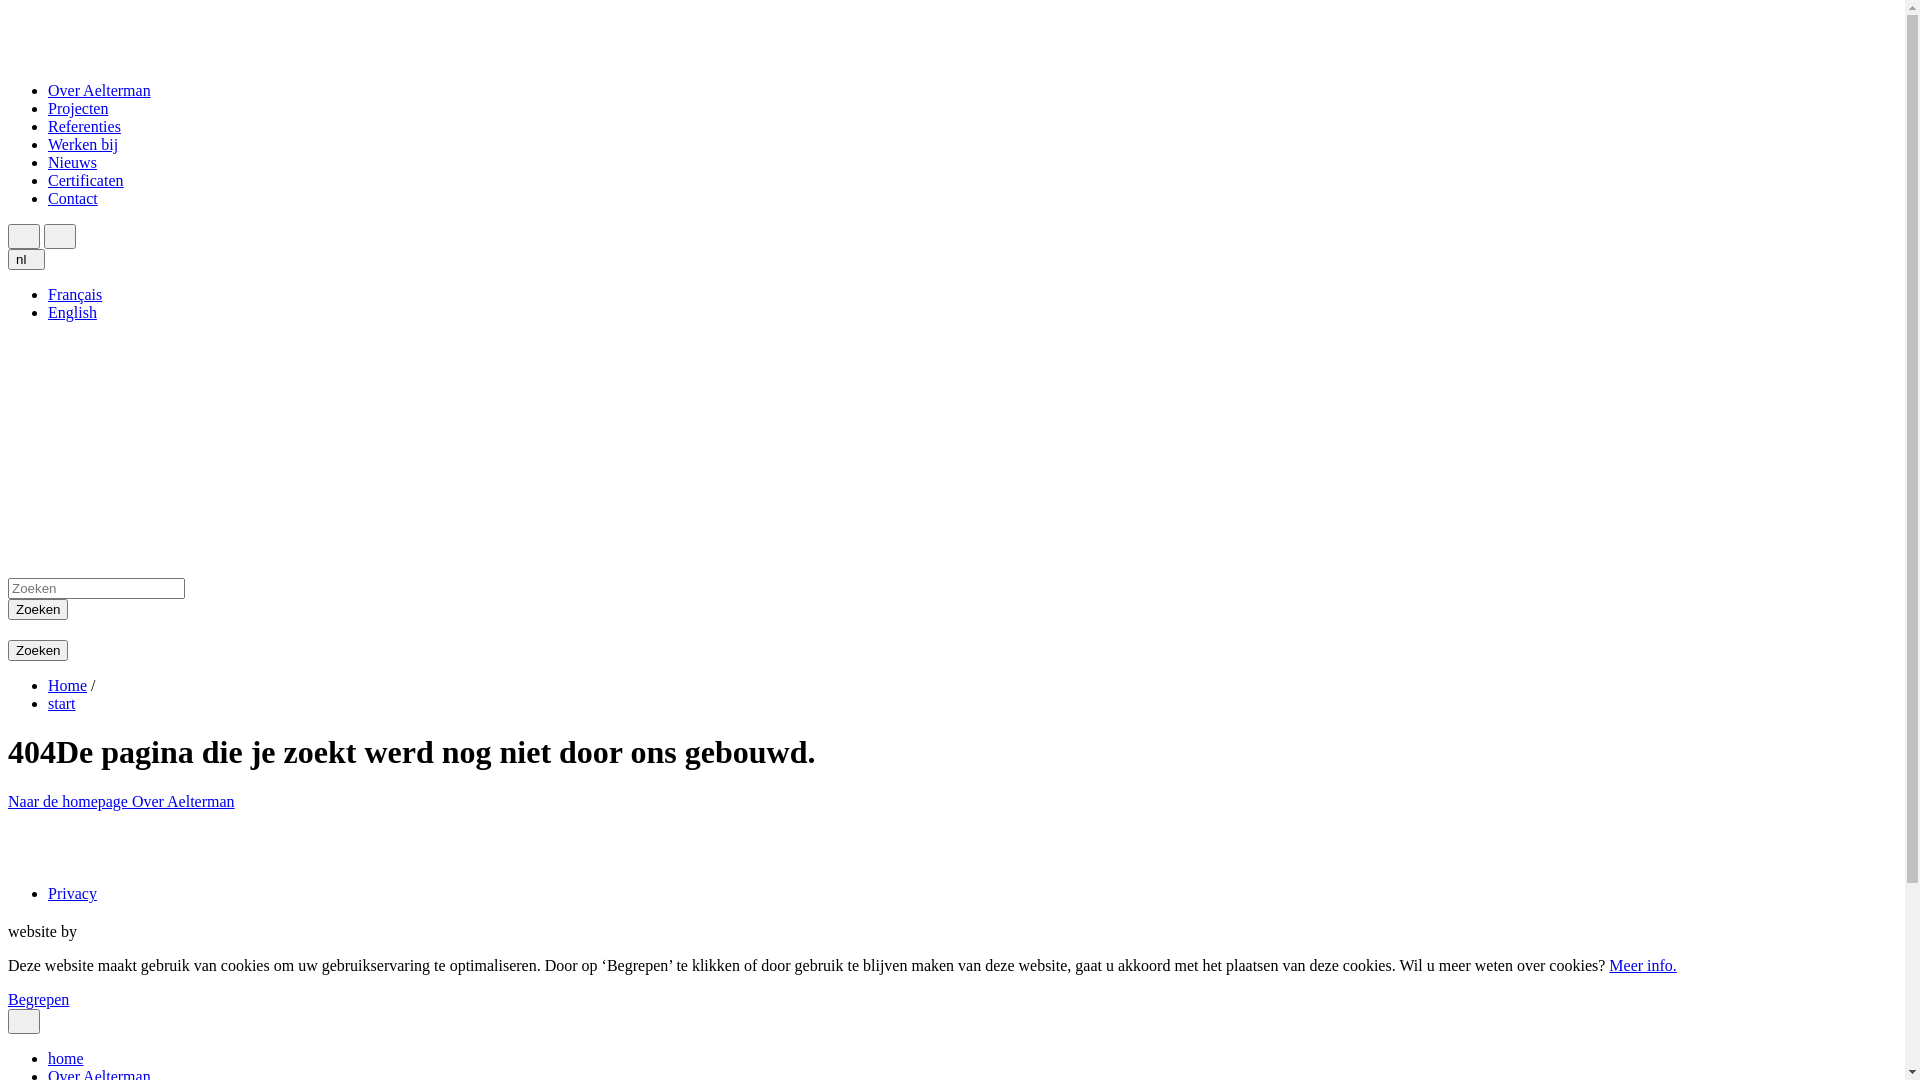 The height and width of the screenshot is (1080, 1920). Describe the element at coordinates (72, 312) in the screenshot. I see `'English'` at that location.